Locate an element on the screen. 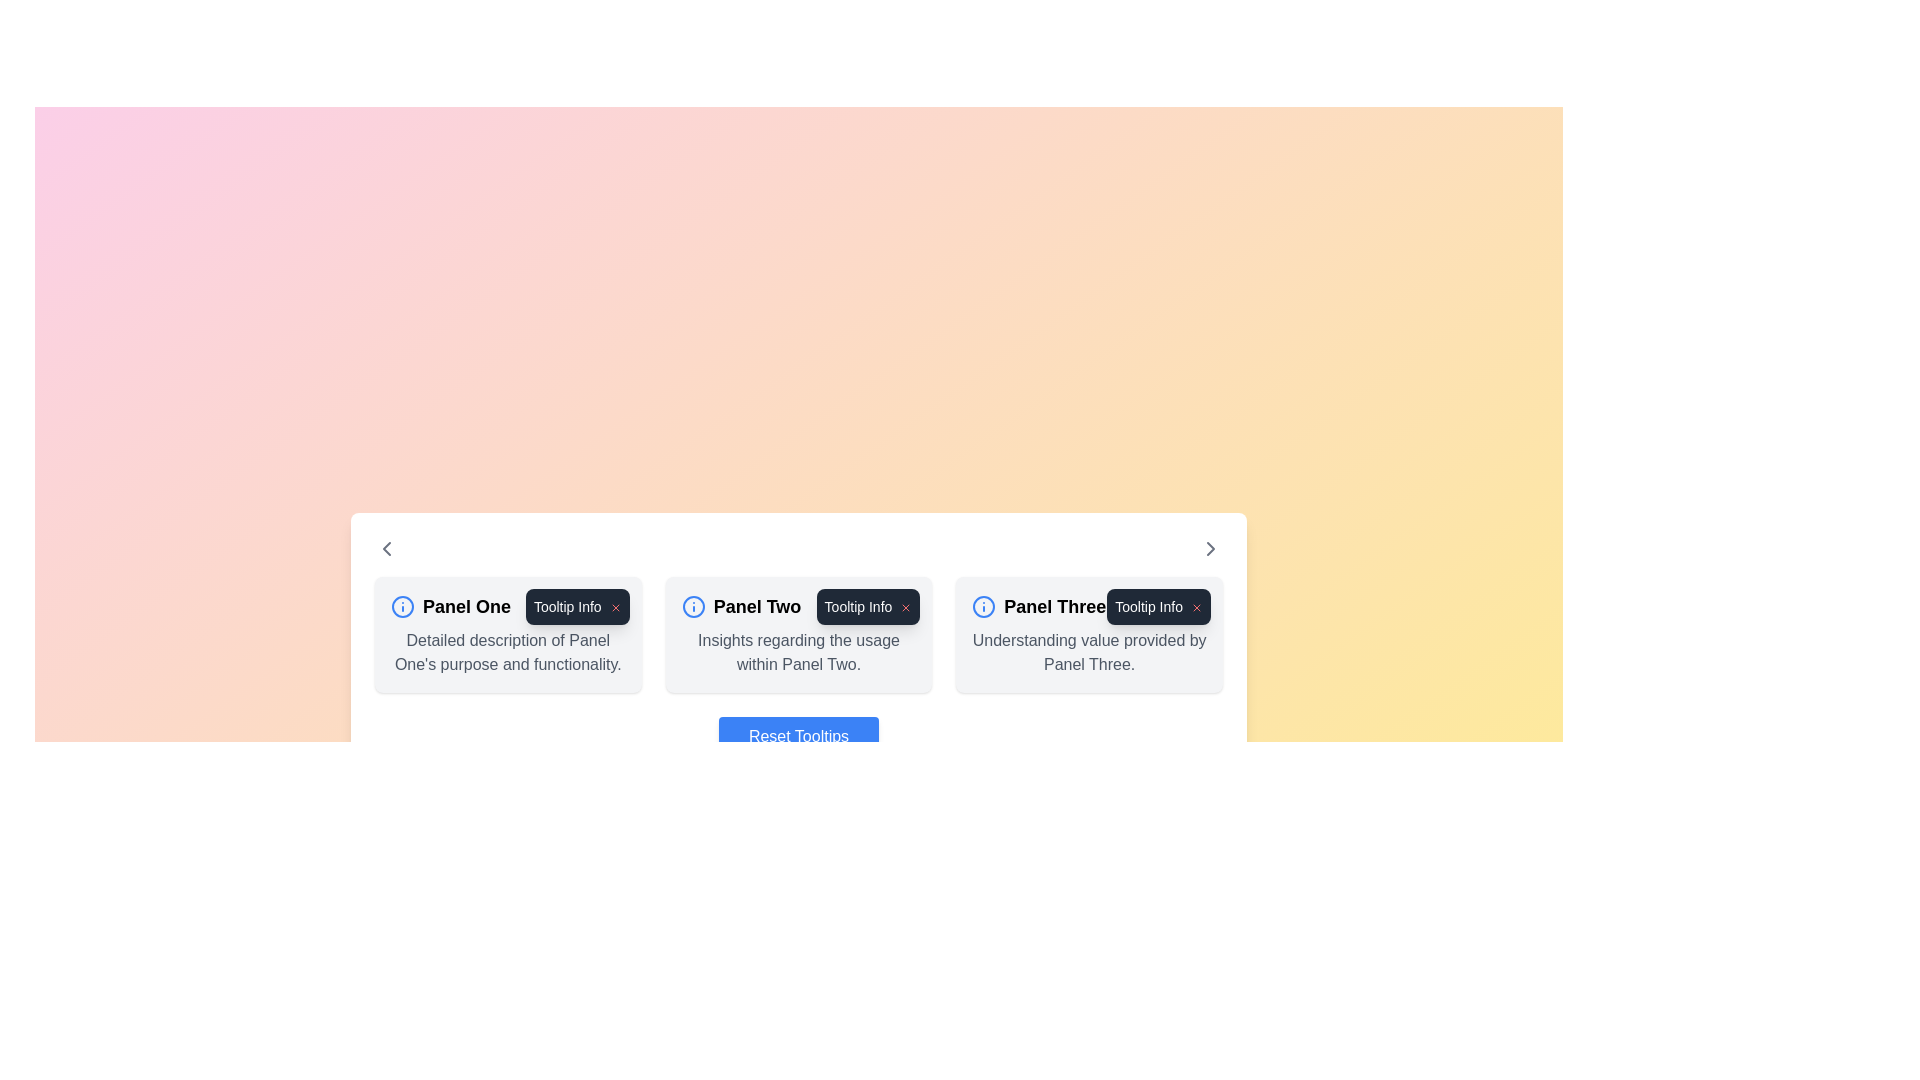  the info icon located in the header of the first panel is located at coordinates (508, 605).